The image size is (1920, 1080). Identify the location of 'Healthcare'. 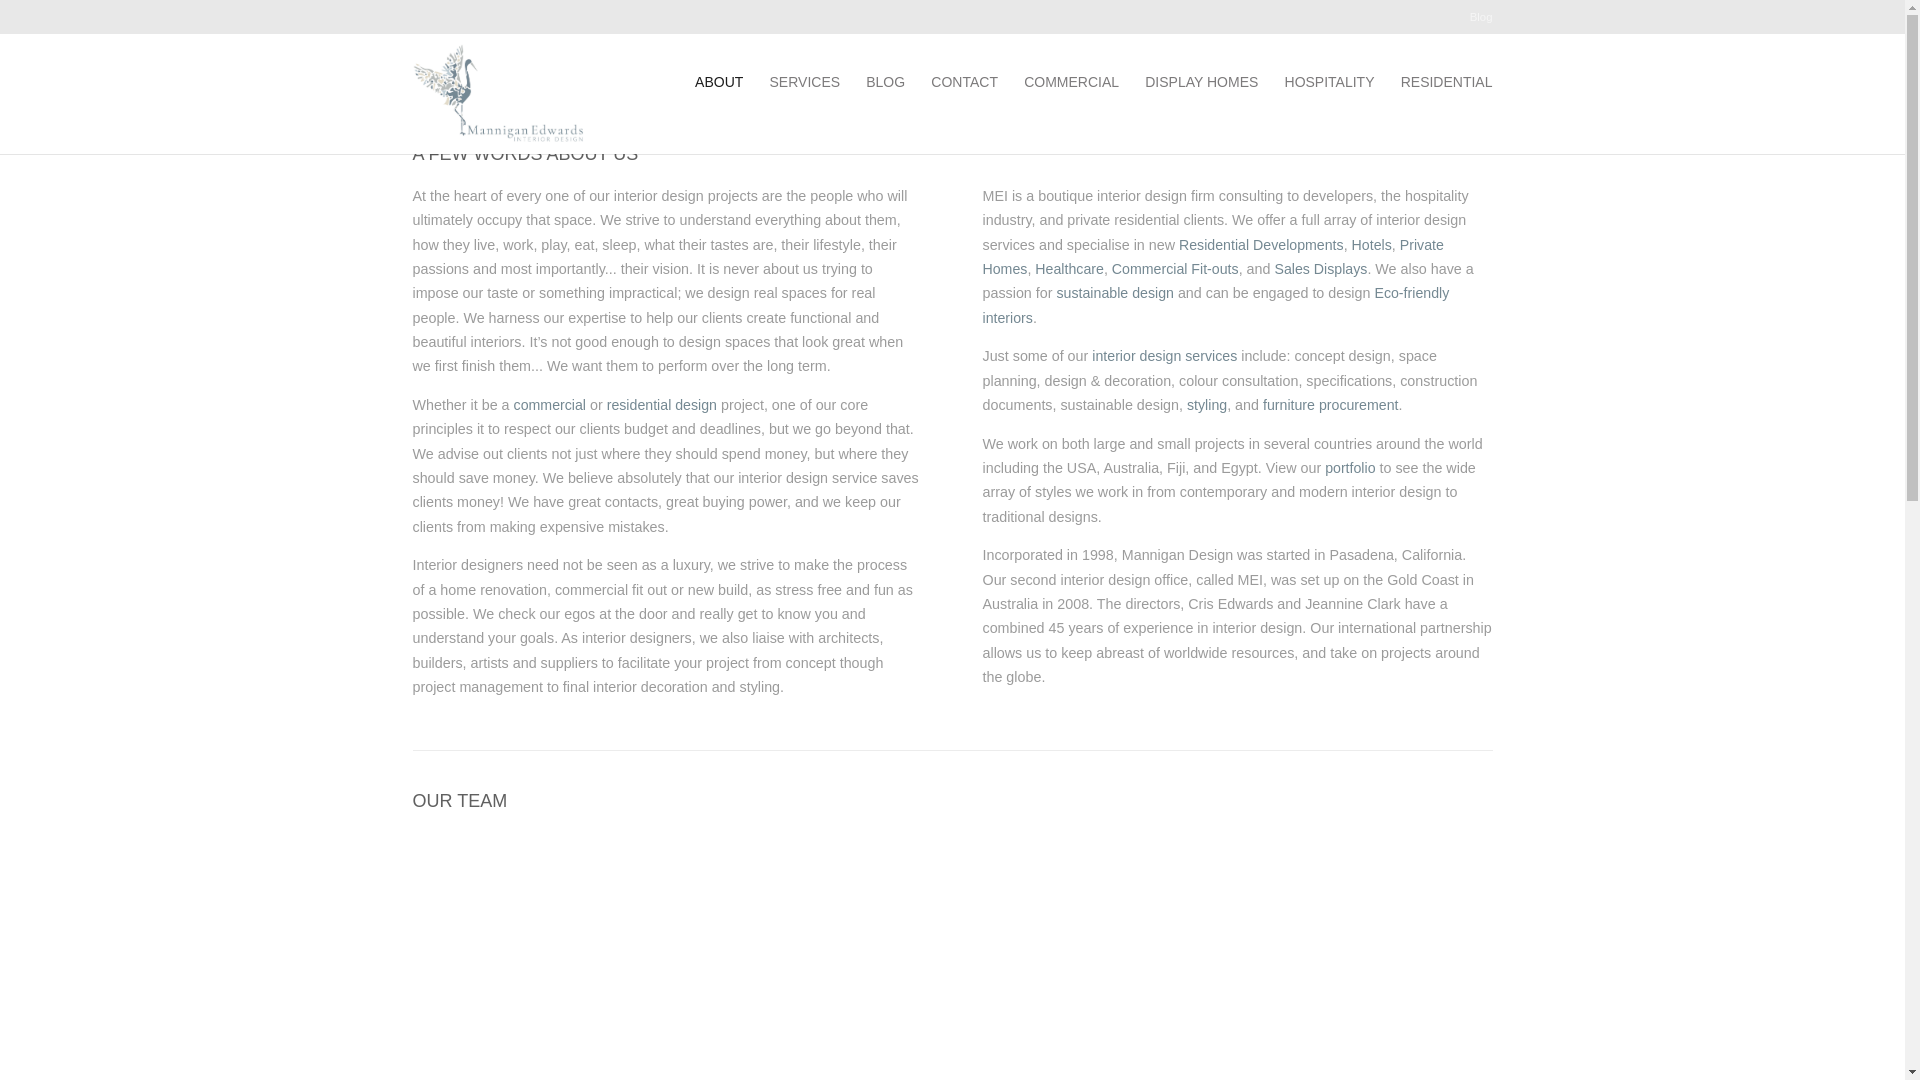
(1068, 268).